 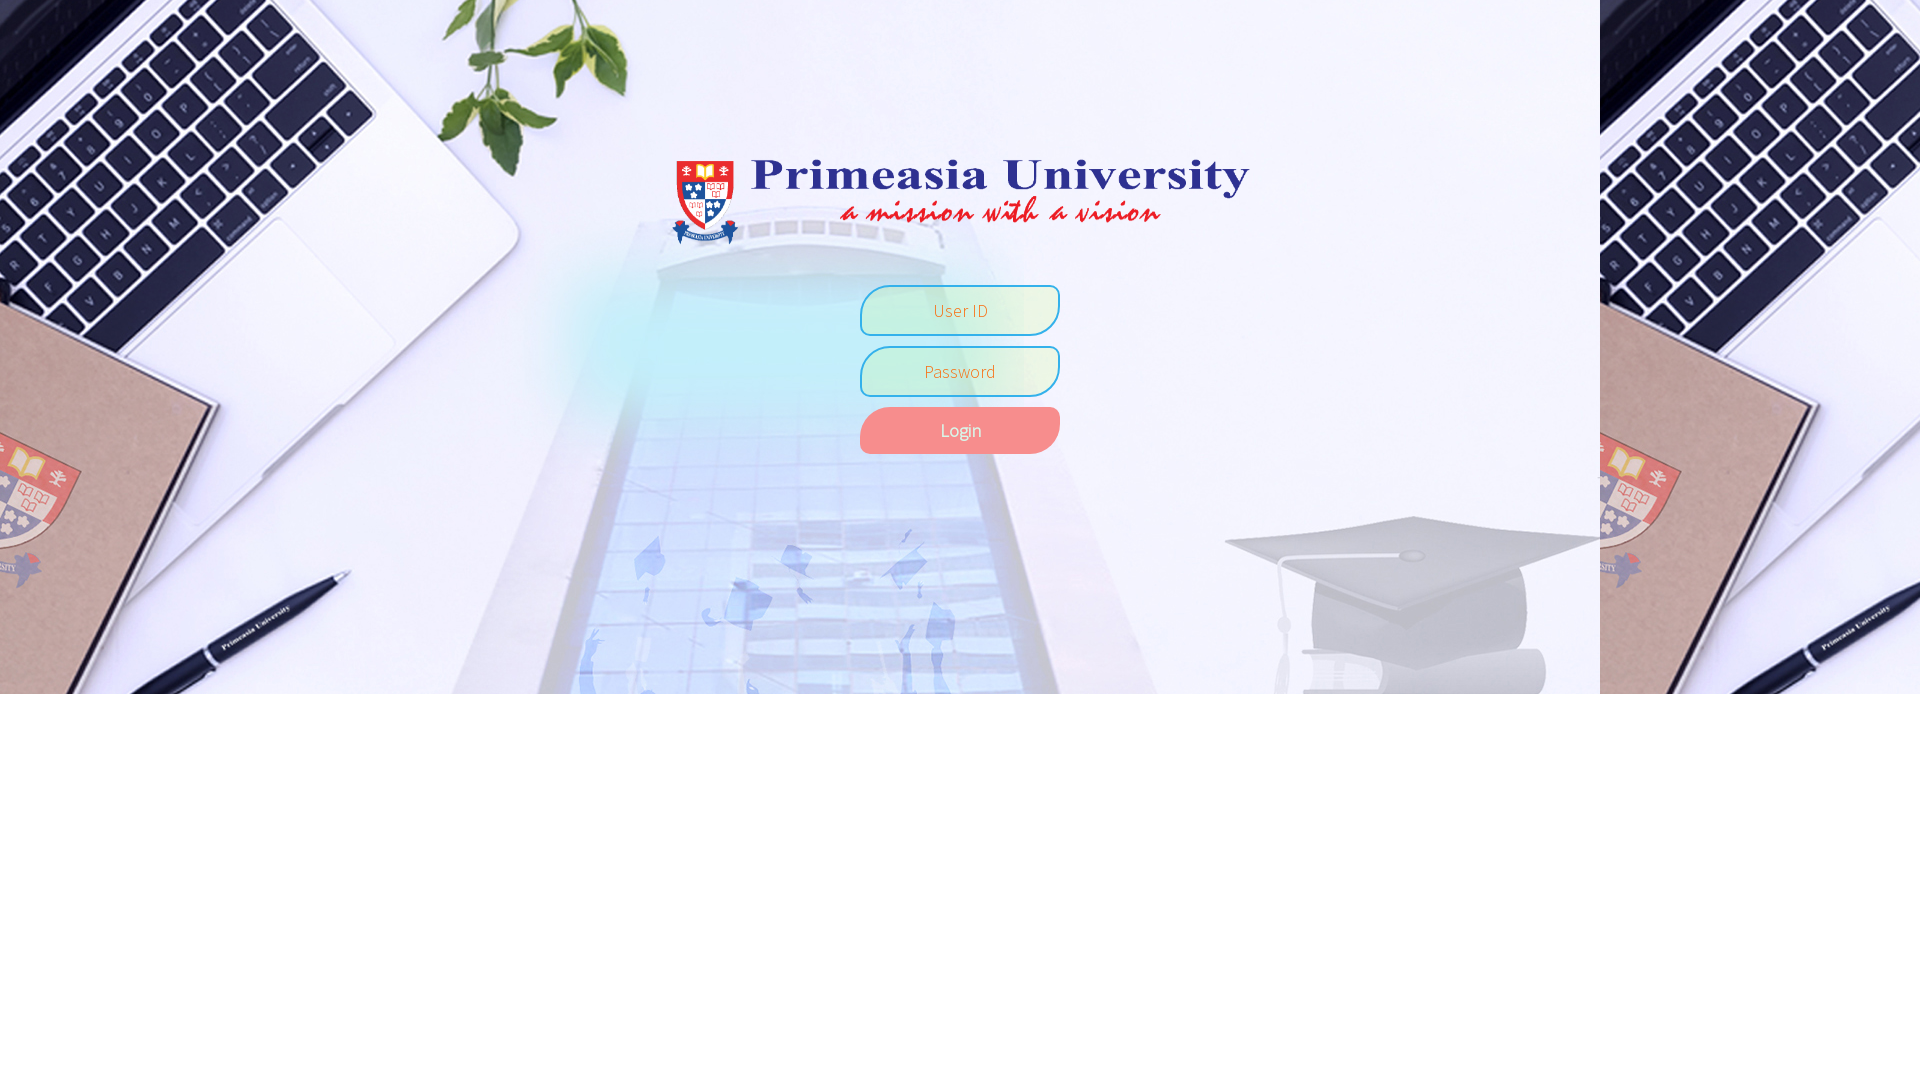 I want to click on 'Login', so click(x=859, y=429).